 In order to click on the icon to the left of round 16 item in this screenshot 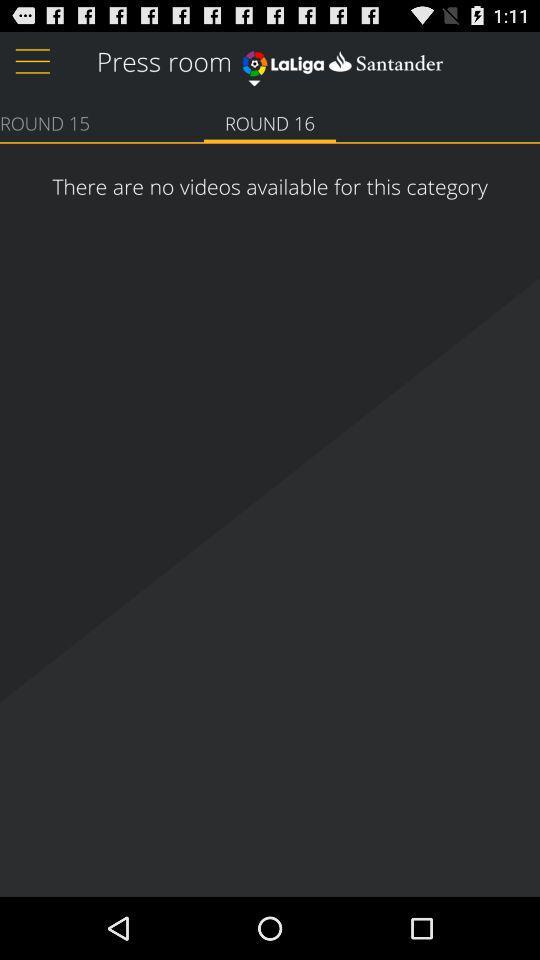, I will do `click(44, 121)`.